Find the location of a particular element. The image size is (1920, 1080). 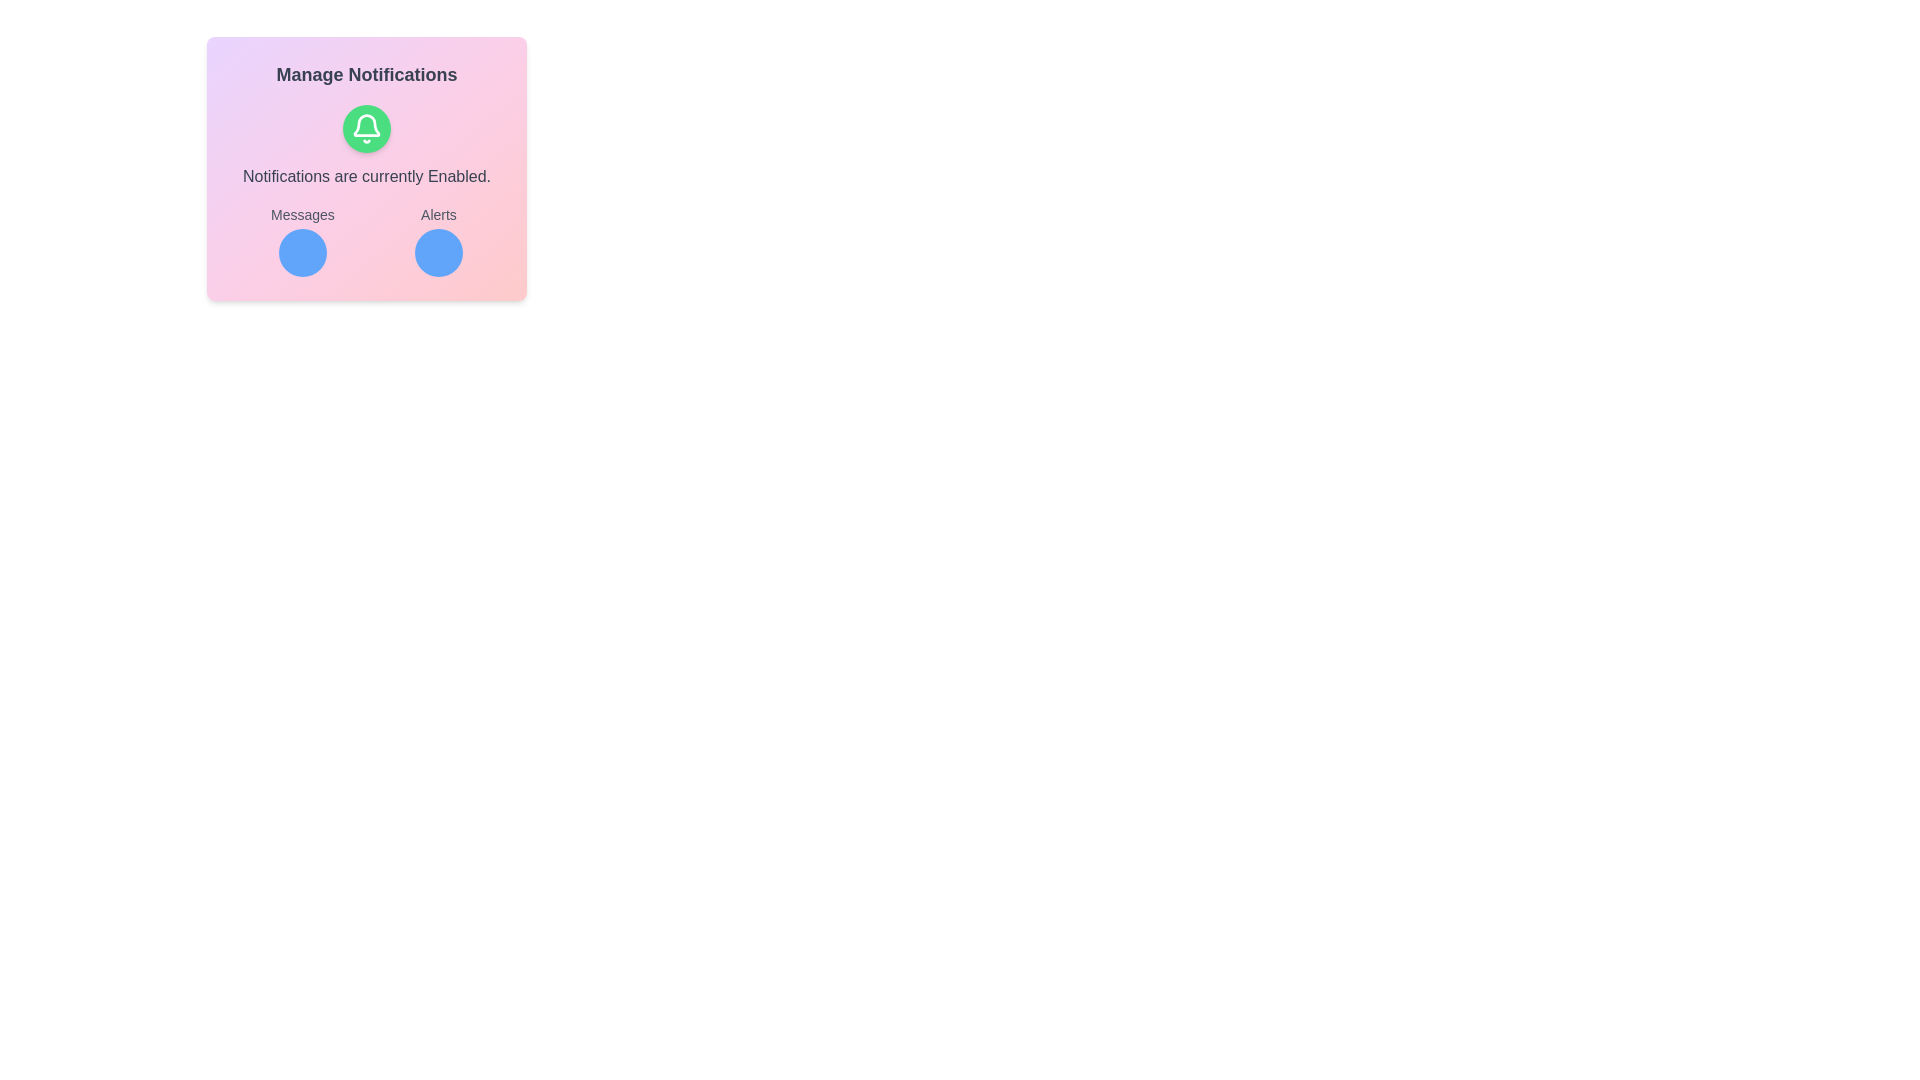

the informational text label indicating the current state of notifications as 'Enabled', located in the 'Manage Notifications' section beneath the green bell icon is located at coordinates (456, 175).